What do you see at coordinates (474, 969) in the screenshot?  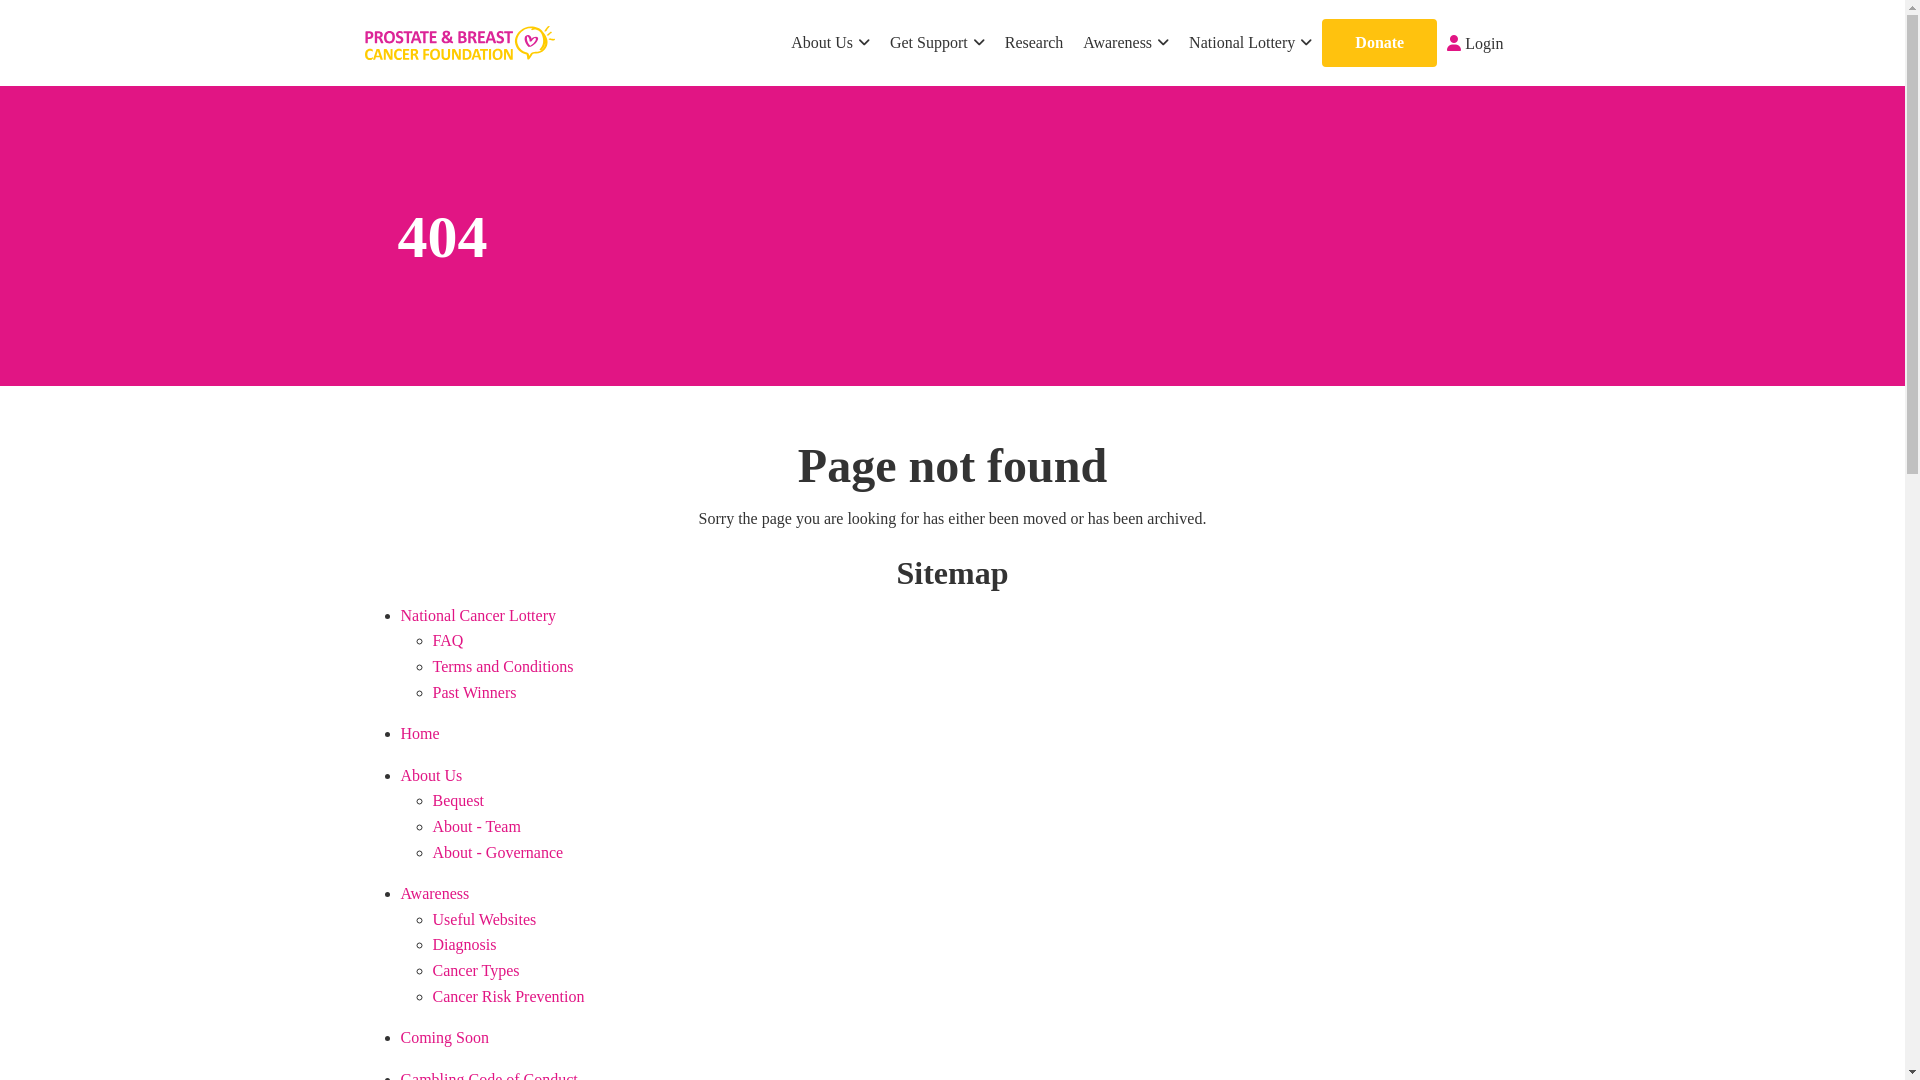 I see `'Cancer Types'` at bounding box center [474, 969].